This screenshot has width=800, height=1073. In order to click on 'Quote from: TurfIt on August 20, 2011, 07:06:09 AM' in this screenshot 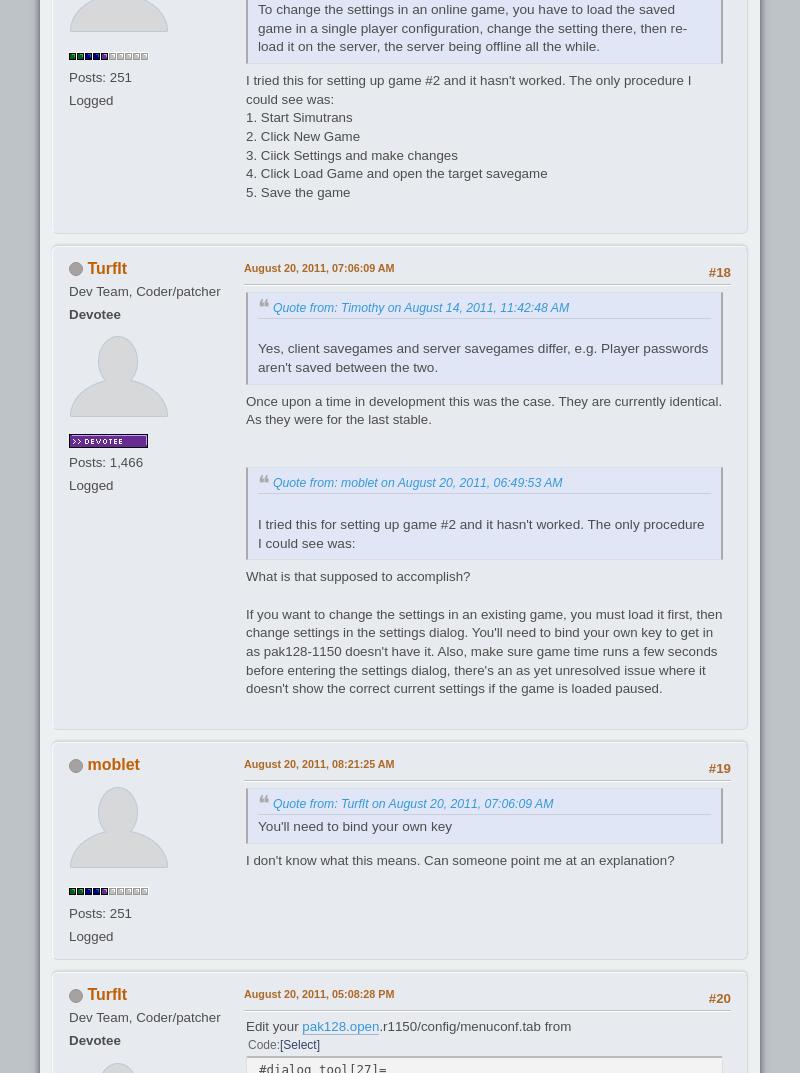, I will do `click(412, 803)`.